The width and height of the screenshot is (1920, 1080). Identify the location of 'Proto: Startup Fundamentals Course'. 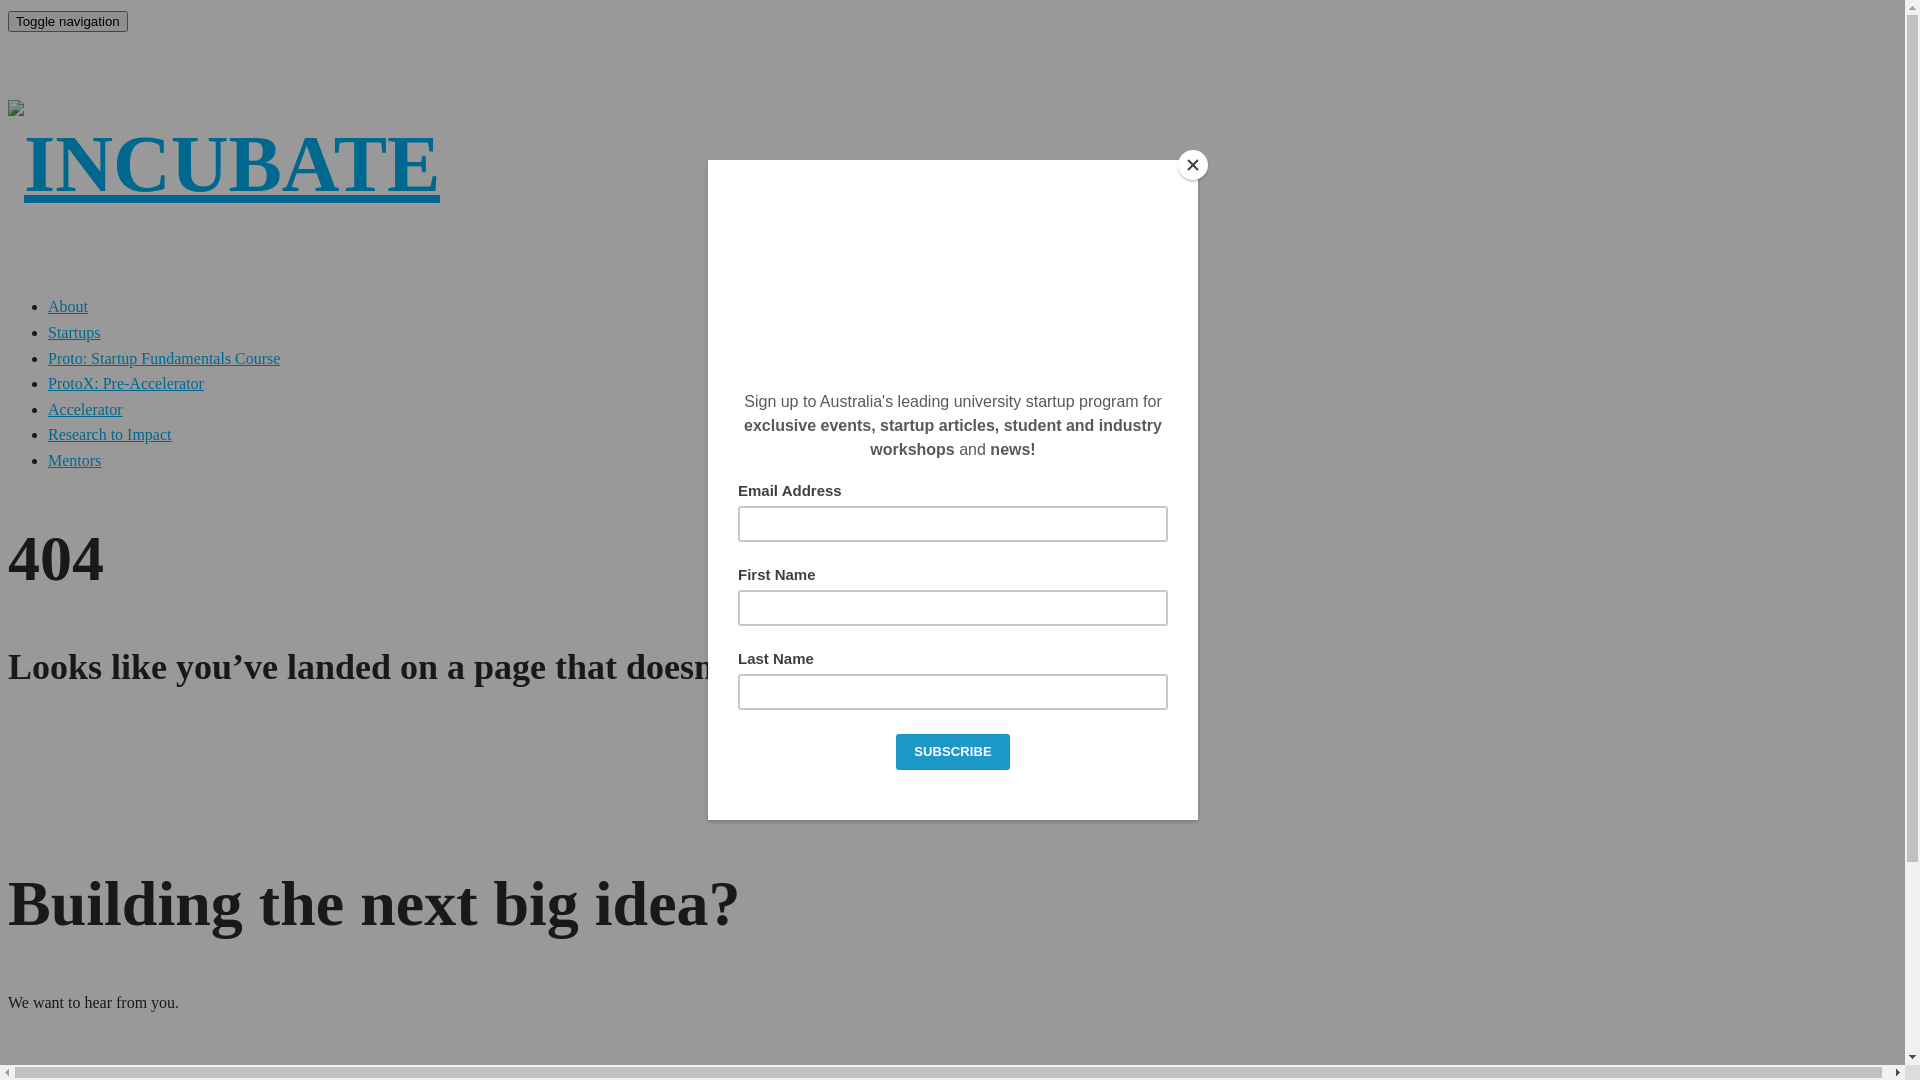
(163, 357).